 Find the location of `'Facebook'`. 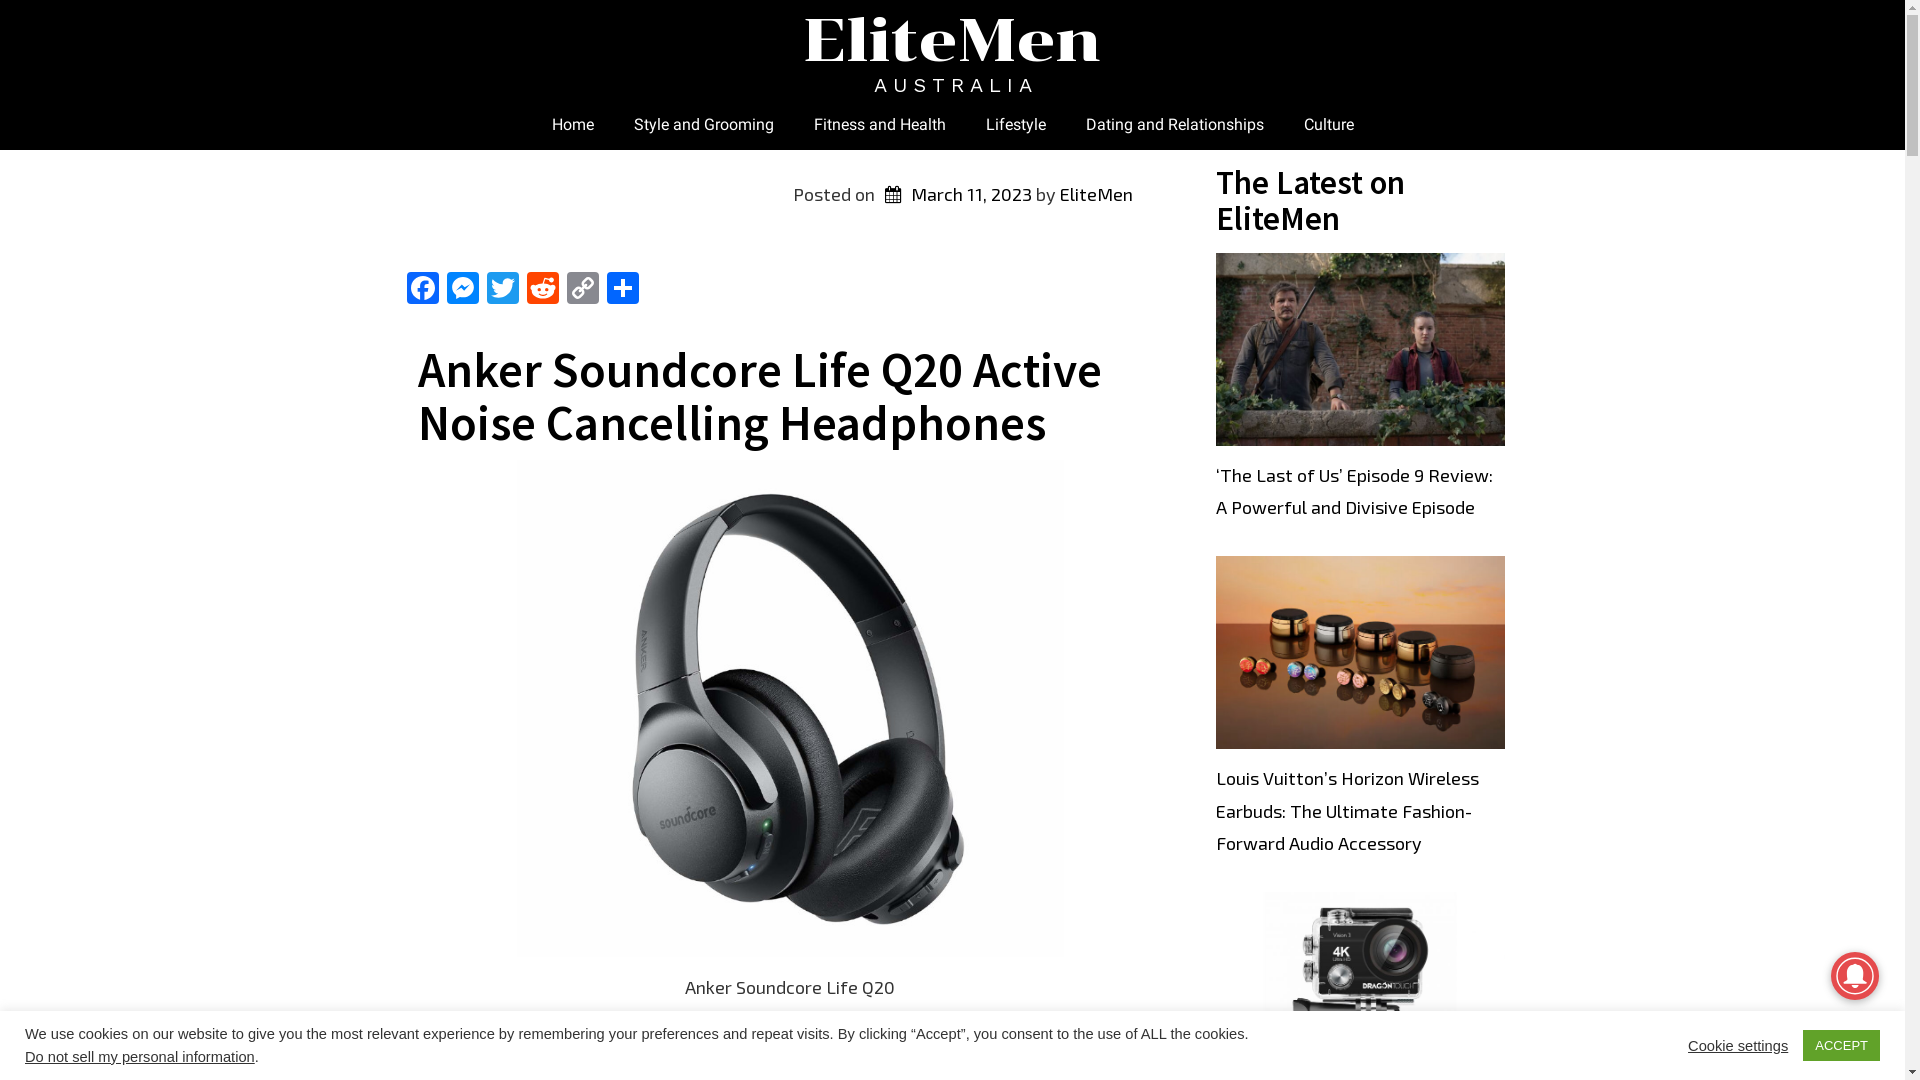

'Facebook' is located at coordinates (421, 289).